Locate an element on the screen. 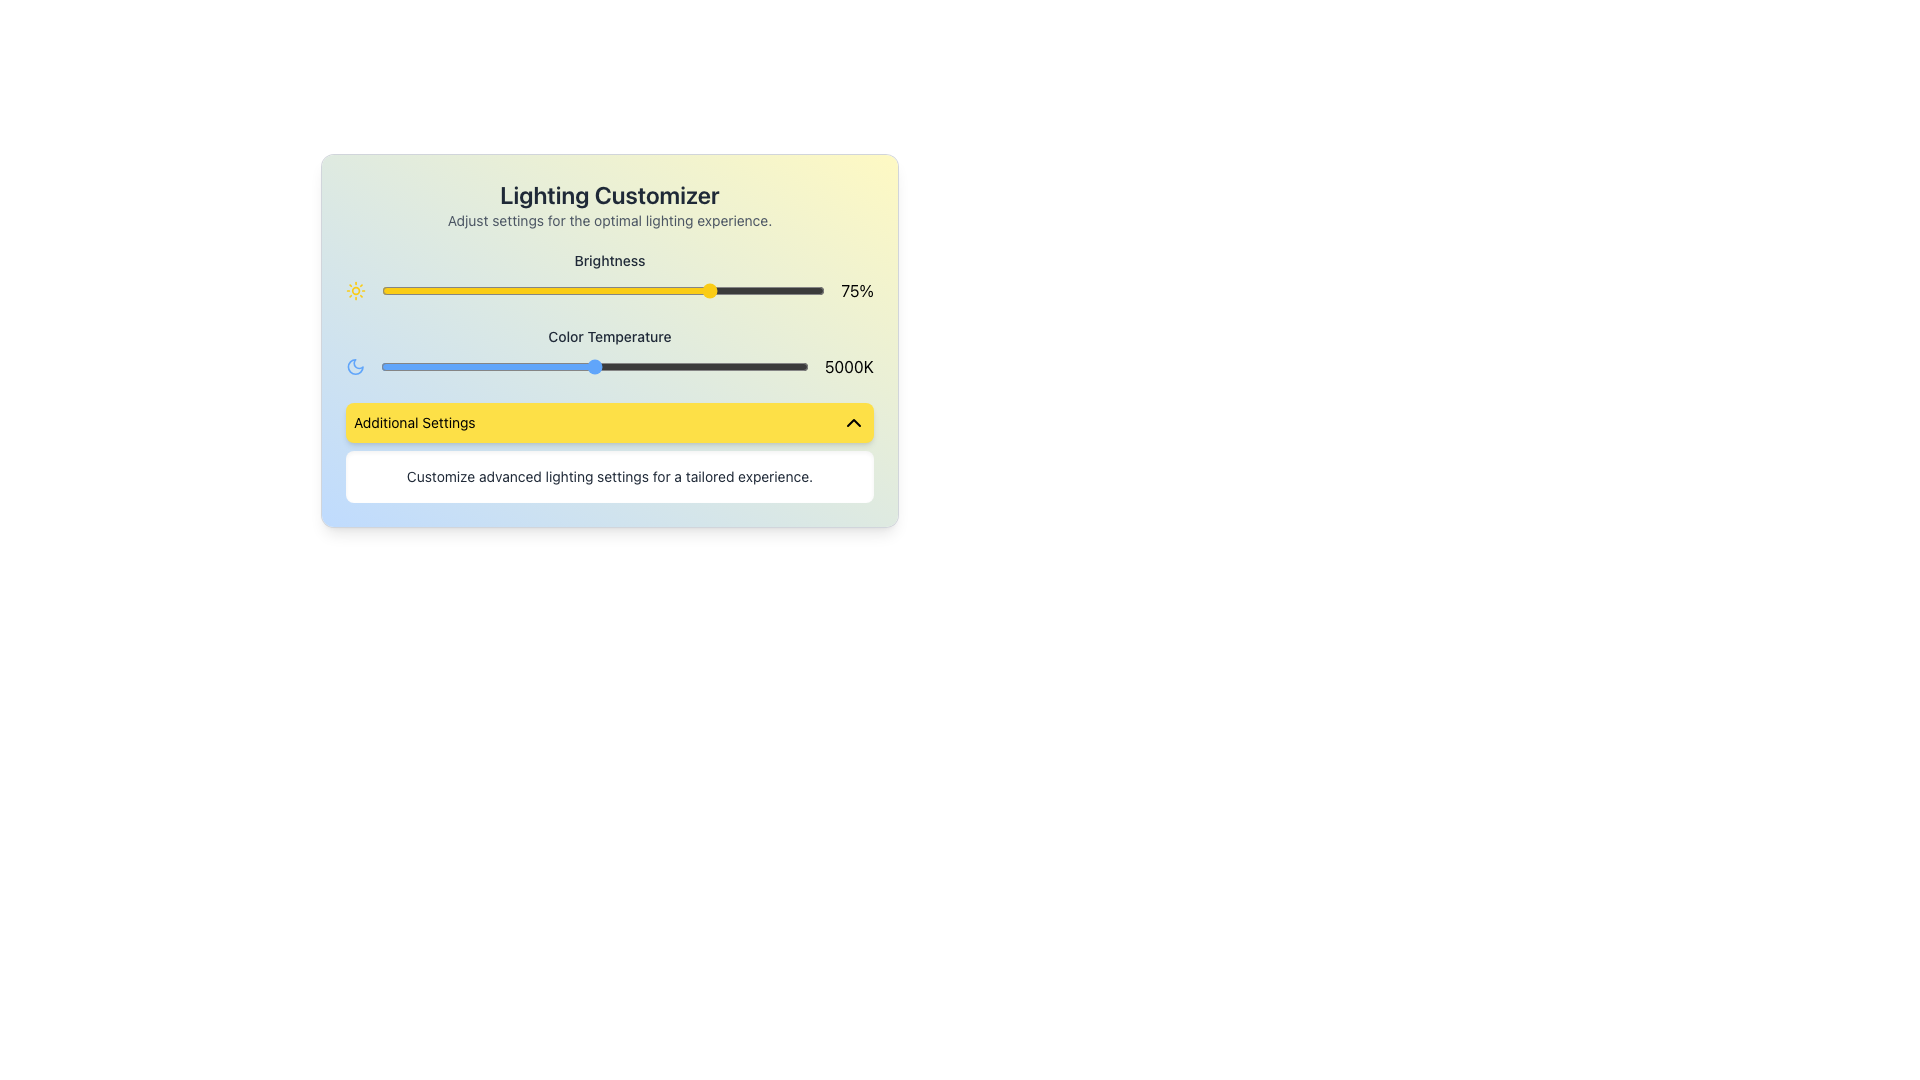 The width and height of the screenshot is (1920, 1080). the brightness level is located at coordinates (718, 290).